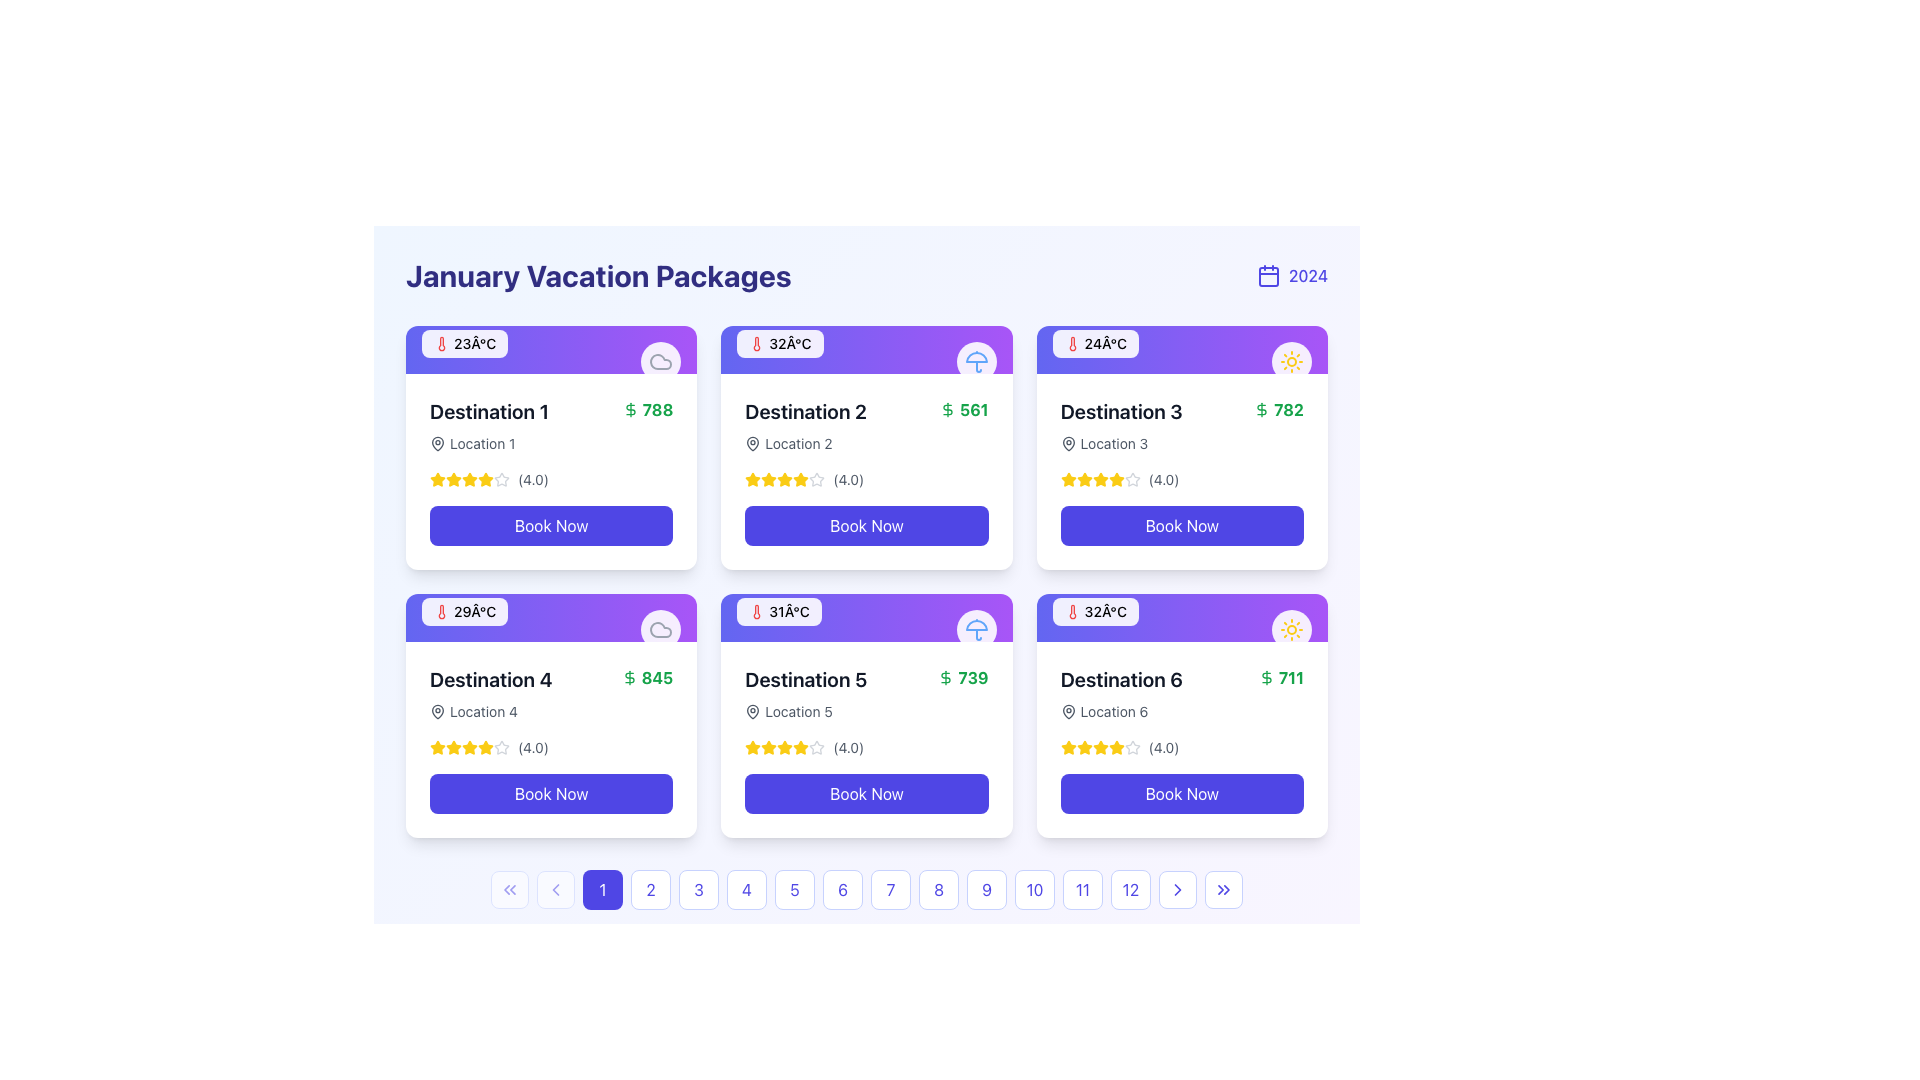 The width and height of the screenshot is (1920, 1080). Describe the element at coordinates (806, 424) in the screenshot. I see `the label group containing 'Destination 2' and 'Location 2'` at that location.